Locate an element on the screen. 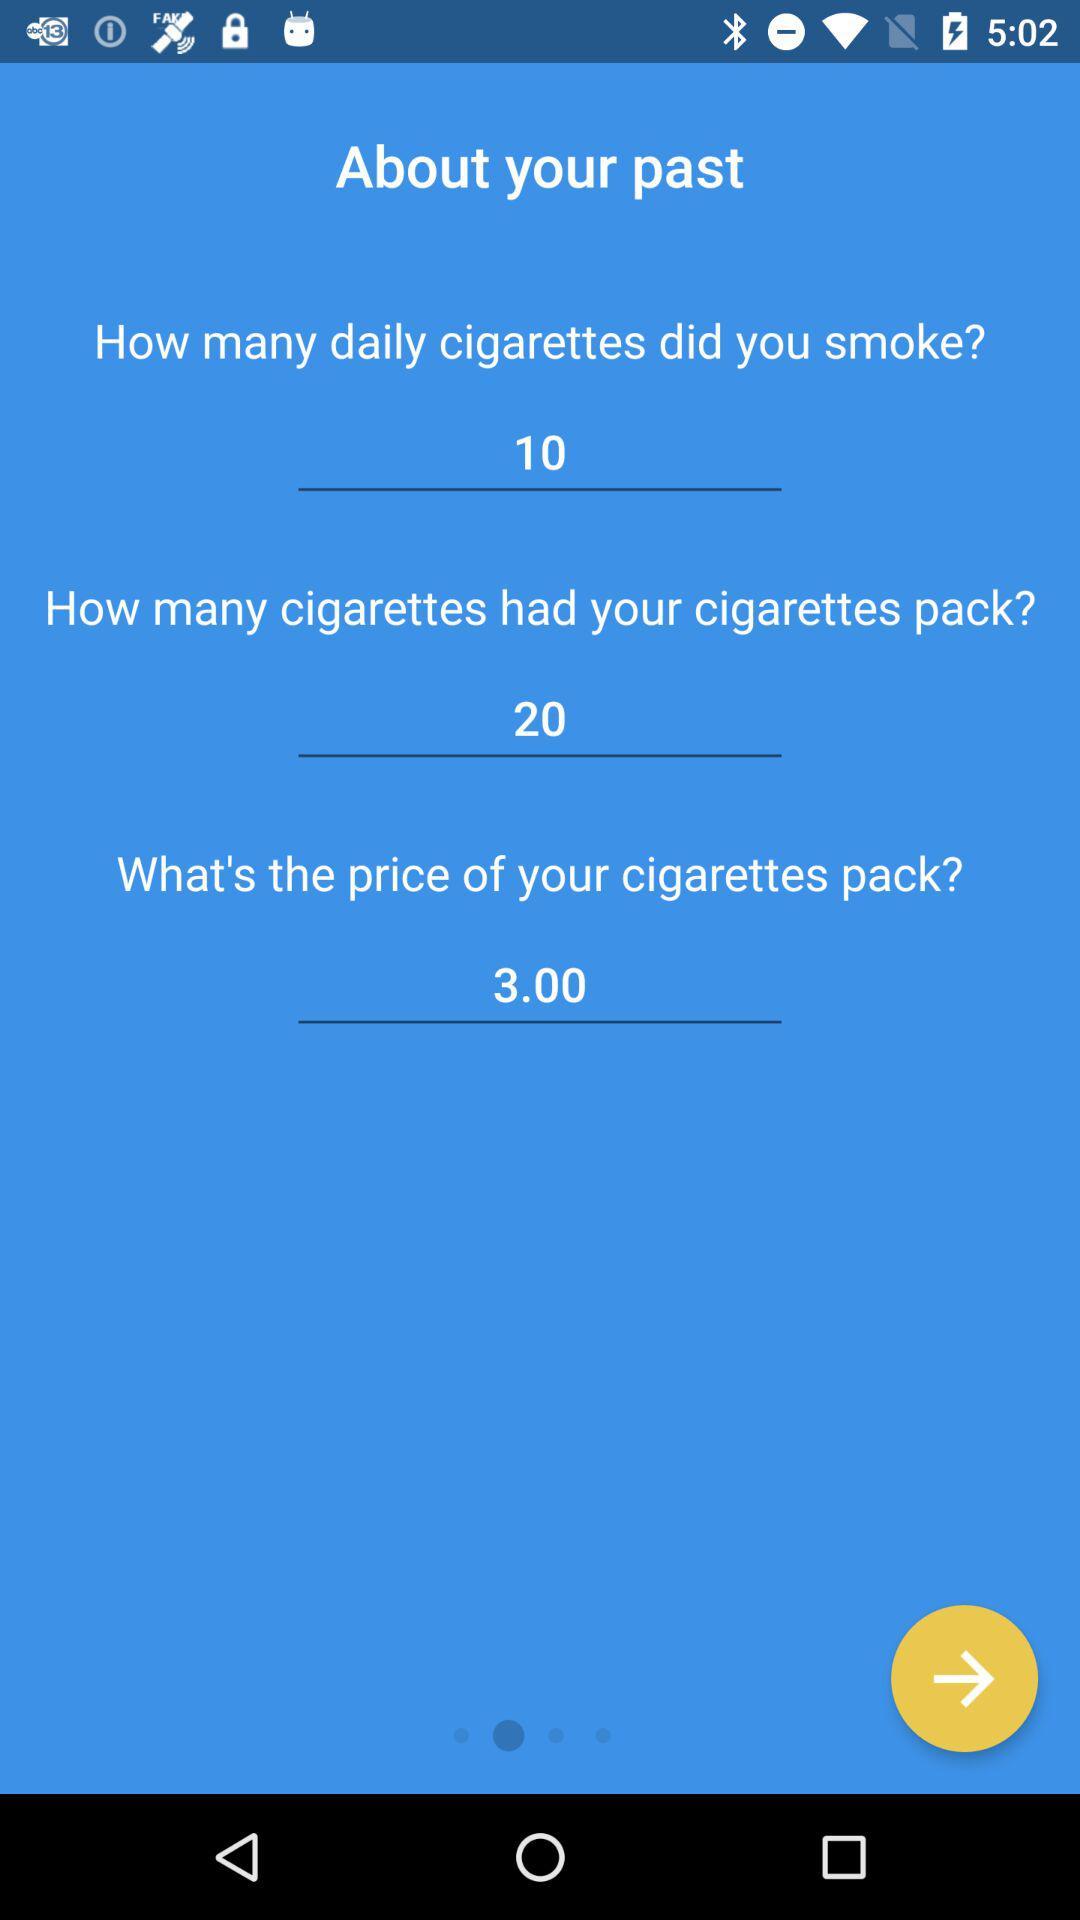  the arrow_forward icon is located at coordinates (963, 1678).